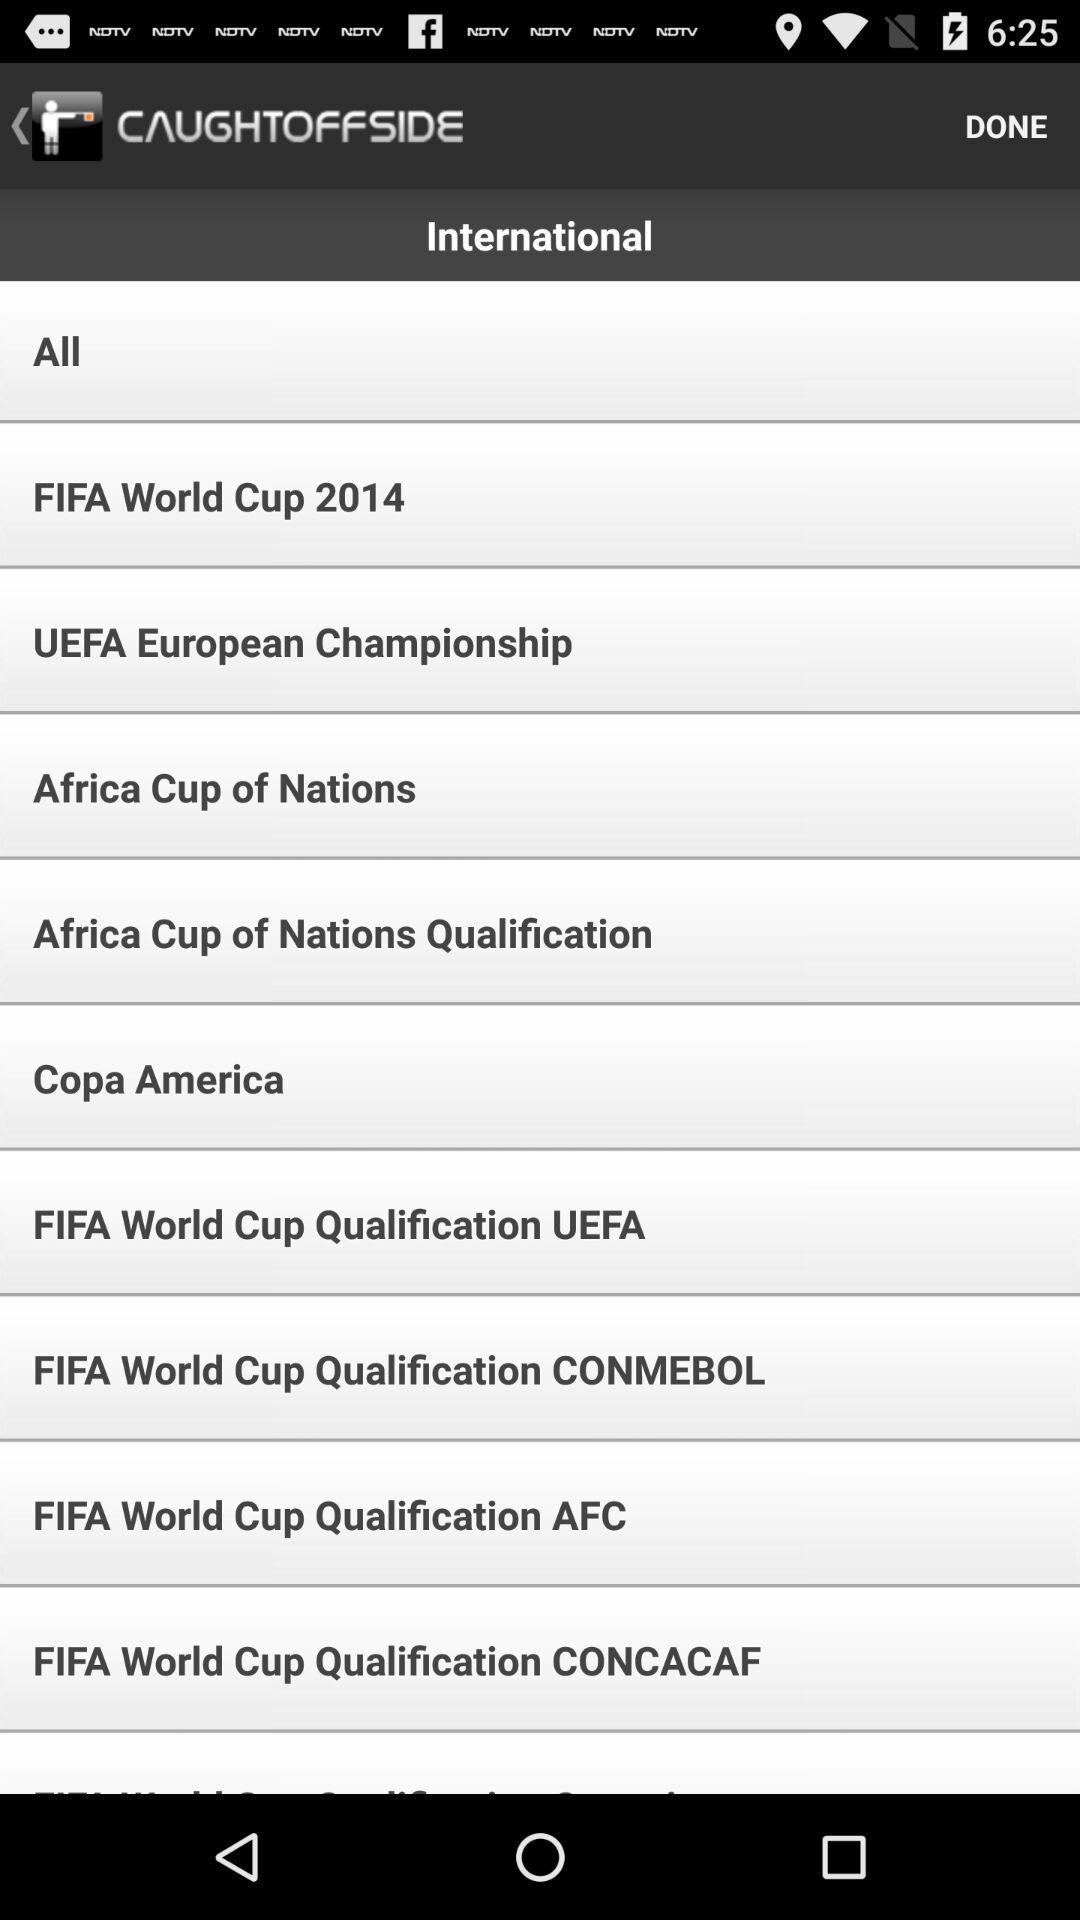 This screenshot has width=1080, height=1920. Describe the element at coordinates (144, 1077) in the screenshot. I see `the app above the fifa world cup` at that location.